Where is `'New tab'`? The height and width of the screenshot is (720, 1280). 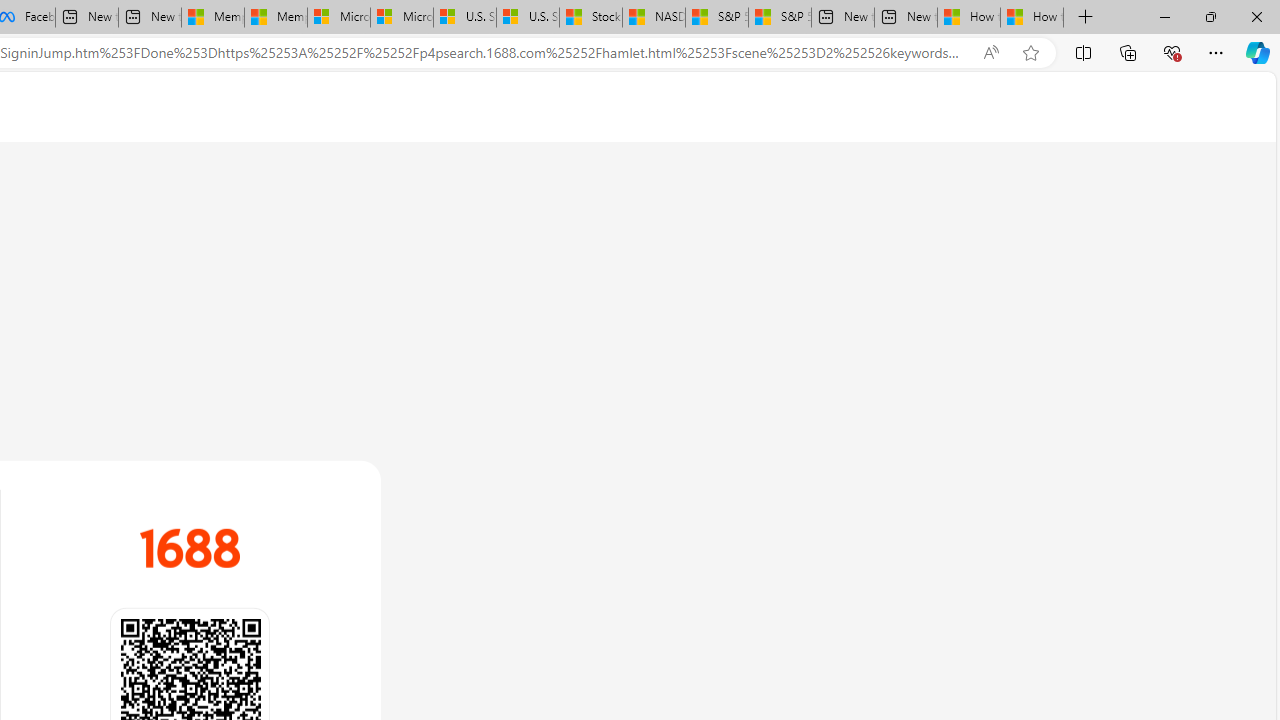 'New tab' is located at coordinates (905, 17).